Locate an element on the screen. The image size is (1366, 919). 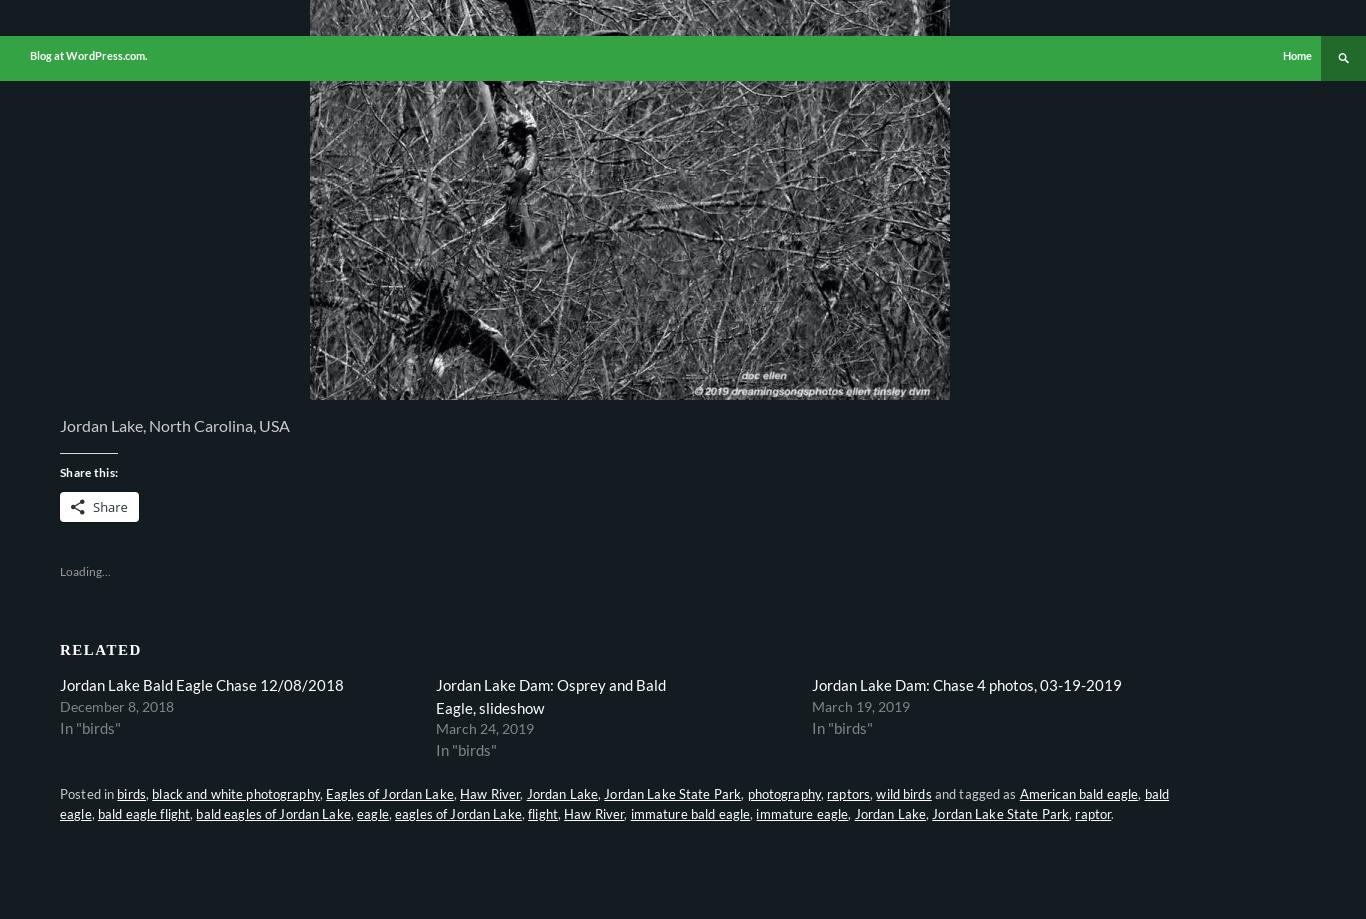
'Eagles of Jordan Lake' is located at coordinates (388, 794).